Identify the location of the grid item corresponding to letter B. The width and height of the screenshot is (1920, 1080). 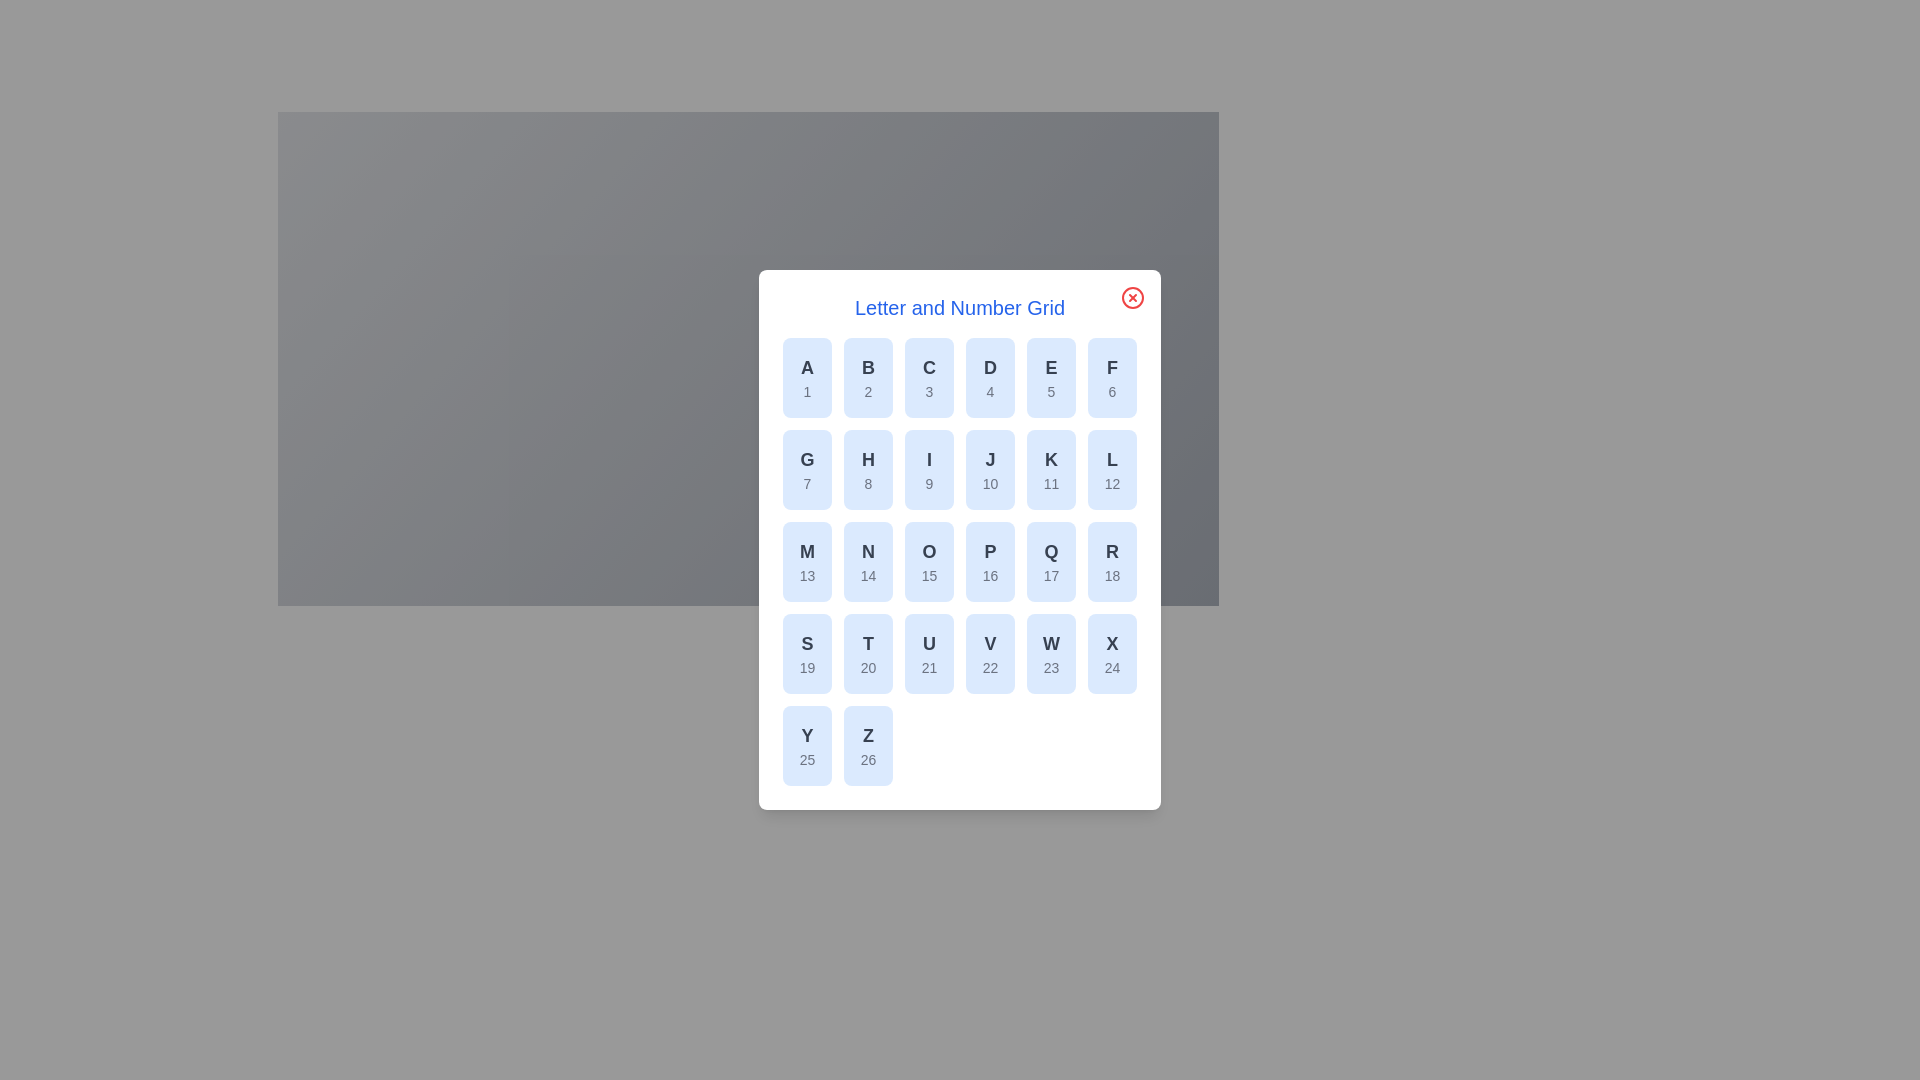
(868, 378).